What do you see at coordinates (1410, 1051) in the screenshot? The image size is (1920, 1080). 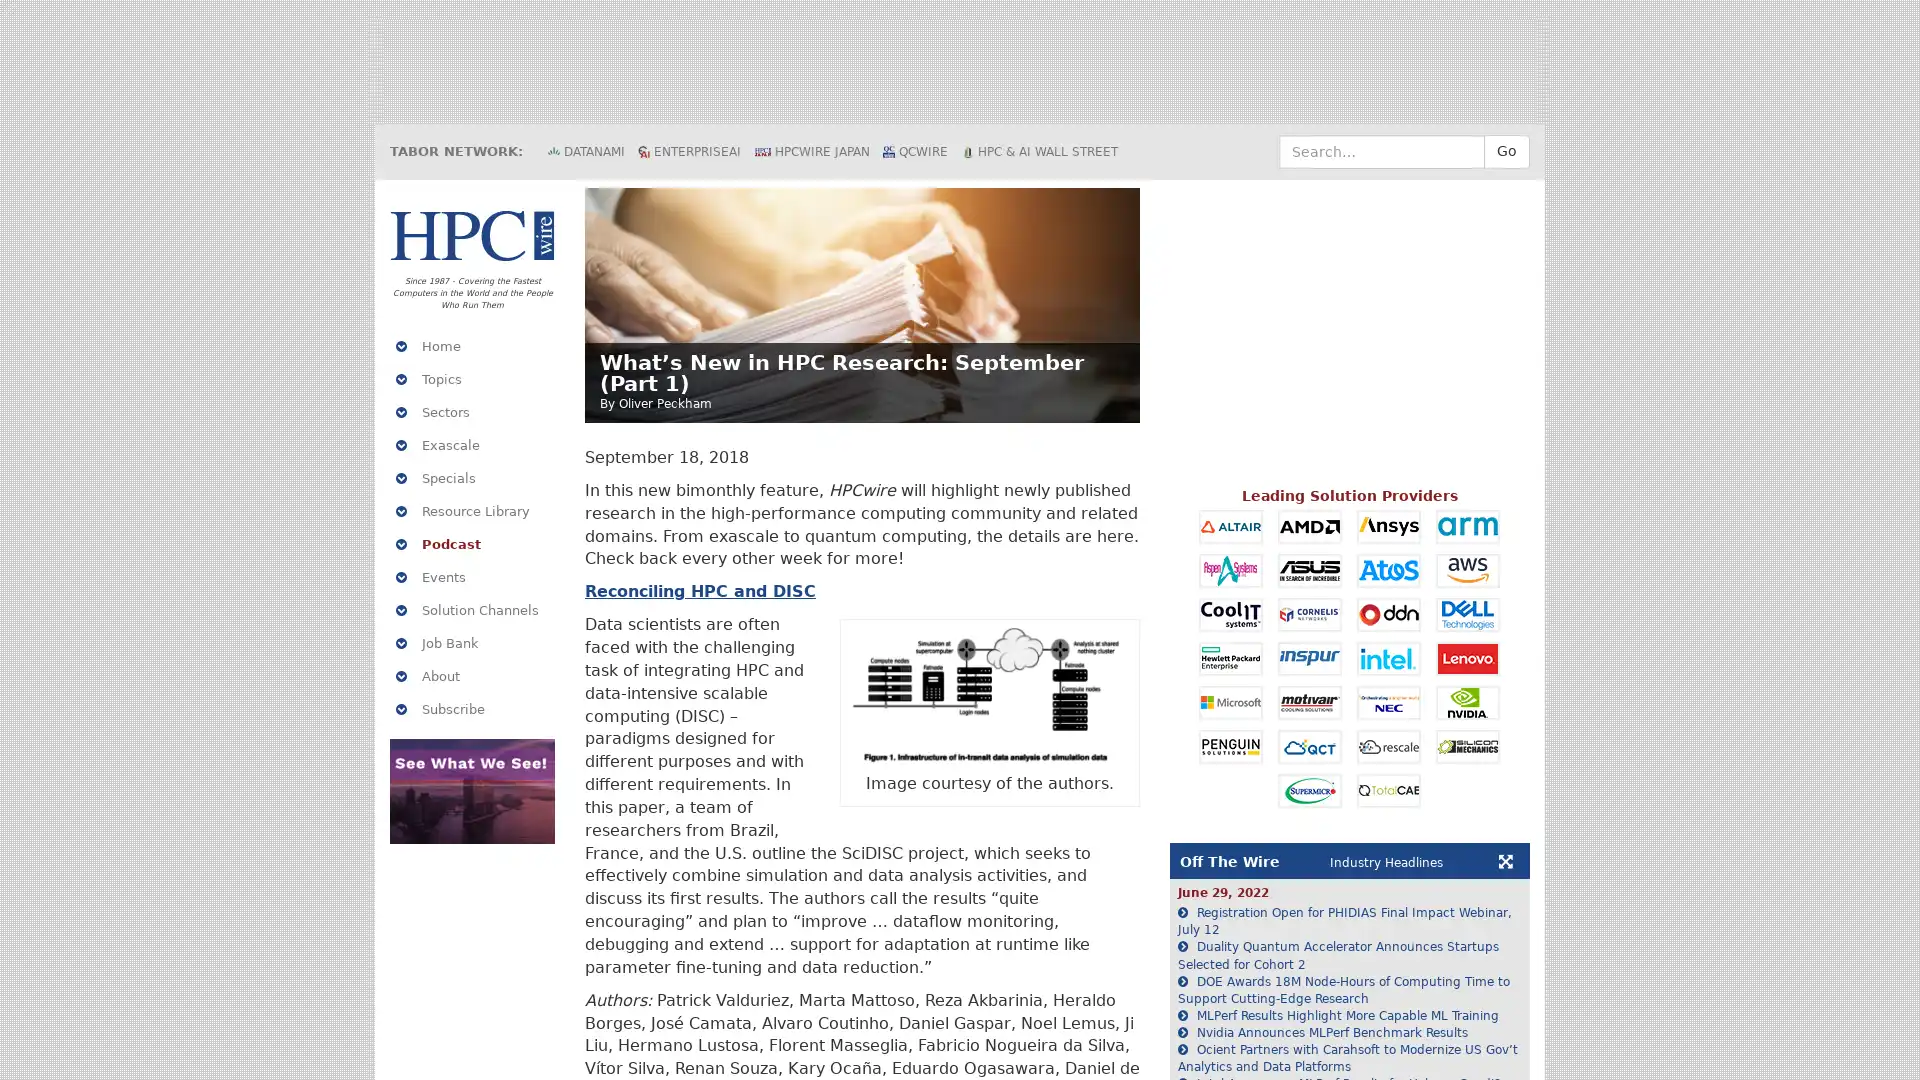 I see `Reject` at bounding box center [1410, 1051].